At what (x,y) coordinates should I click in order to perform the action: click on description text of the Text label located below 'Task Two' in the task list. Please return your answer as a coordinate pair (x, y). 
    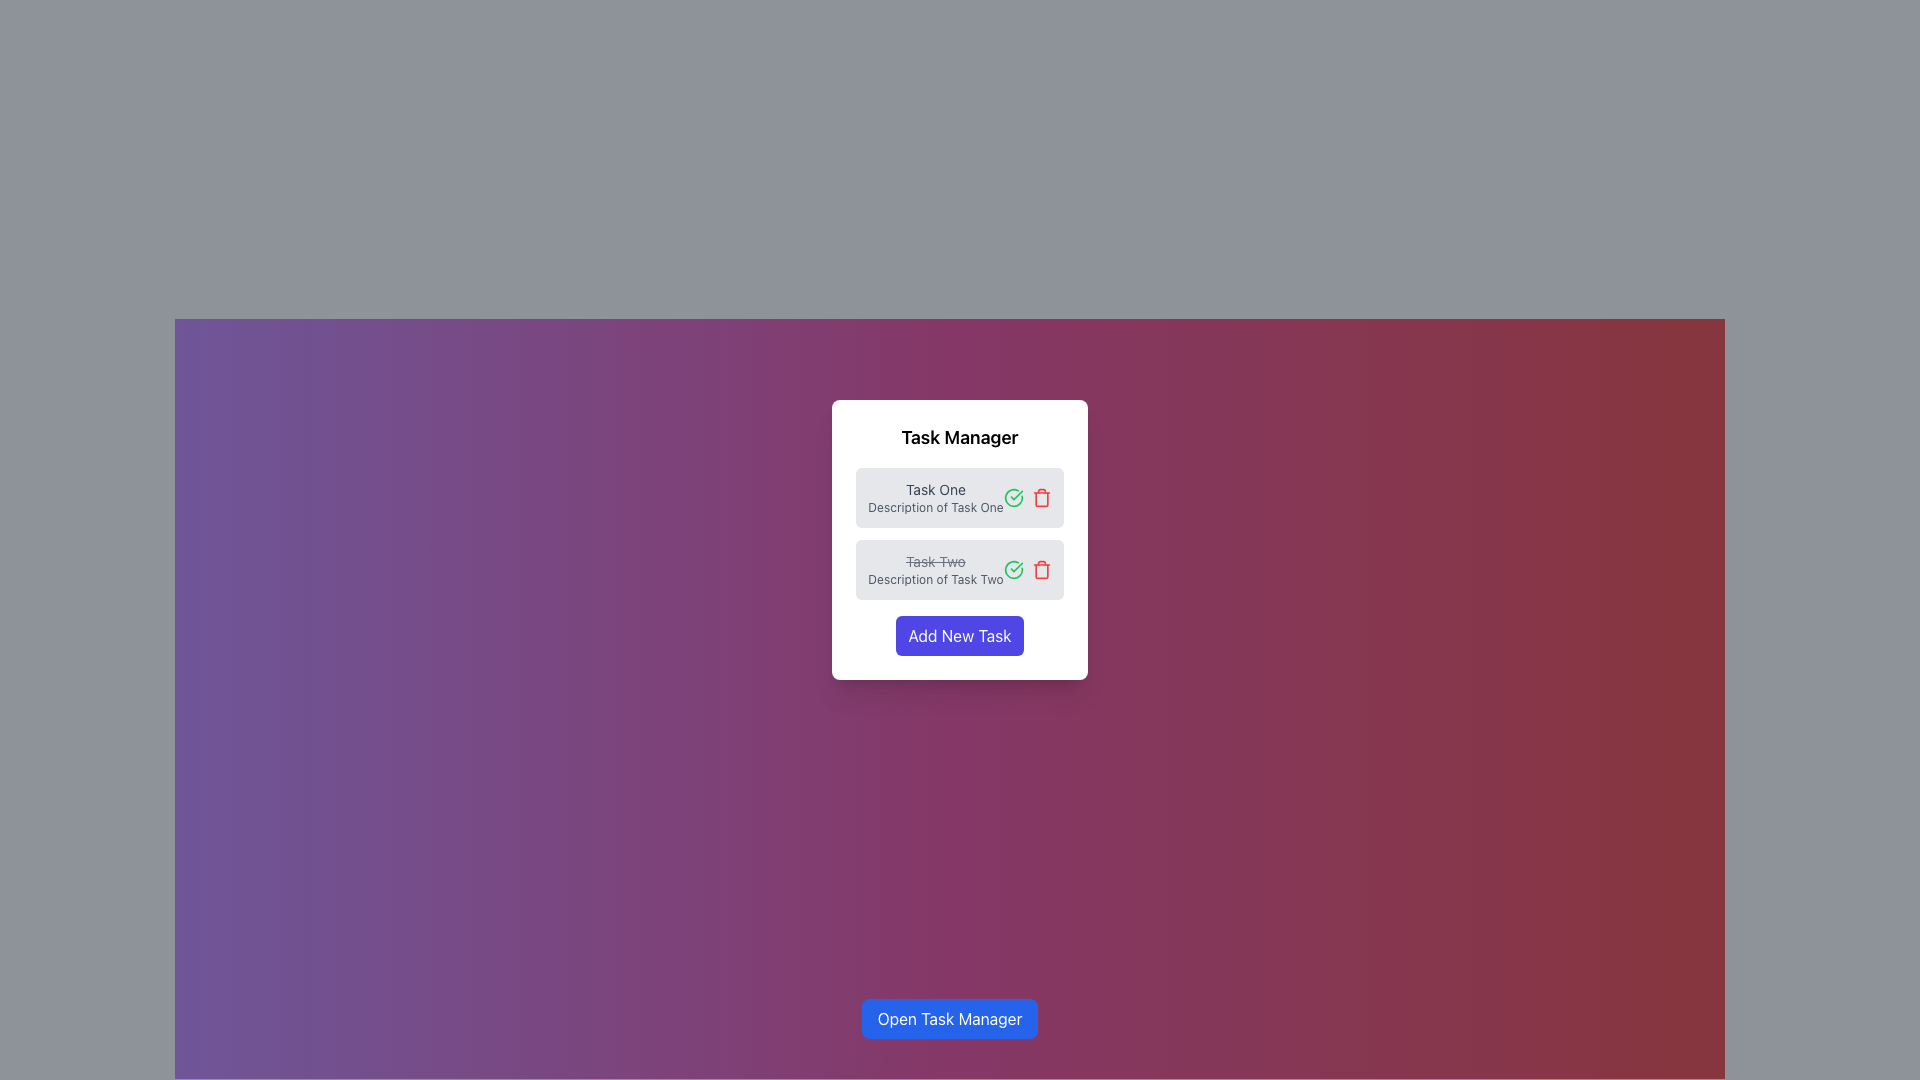
    Looking at the image, I should click on (935, 579).